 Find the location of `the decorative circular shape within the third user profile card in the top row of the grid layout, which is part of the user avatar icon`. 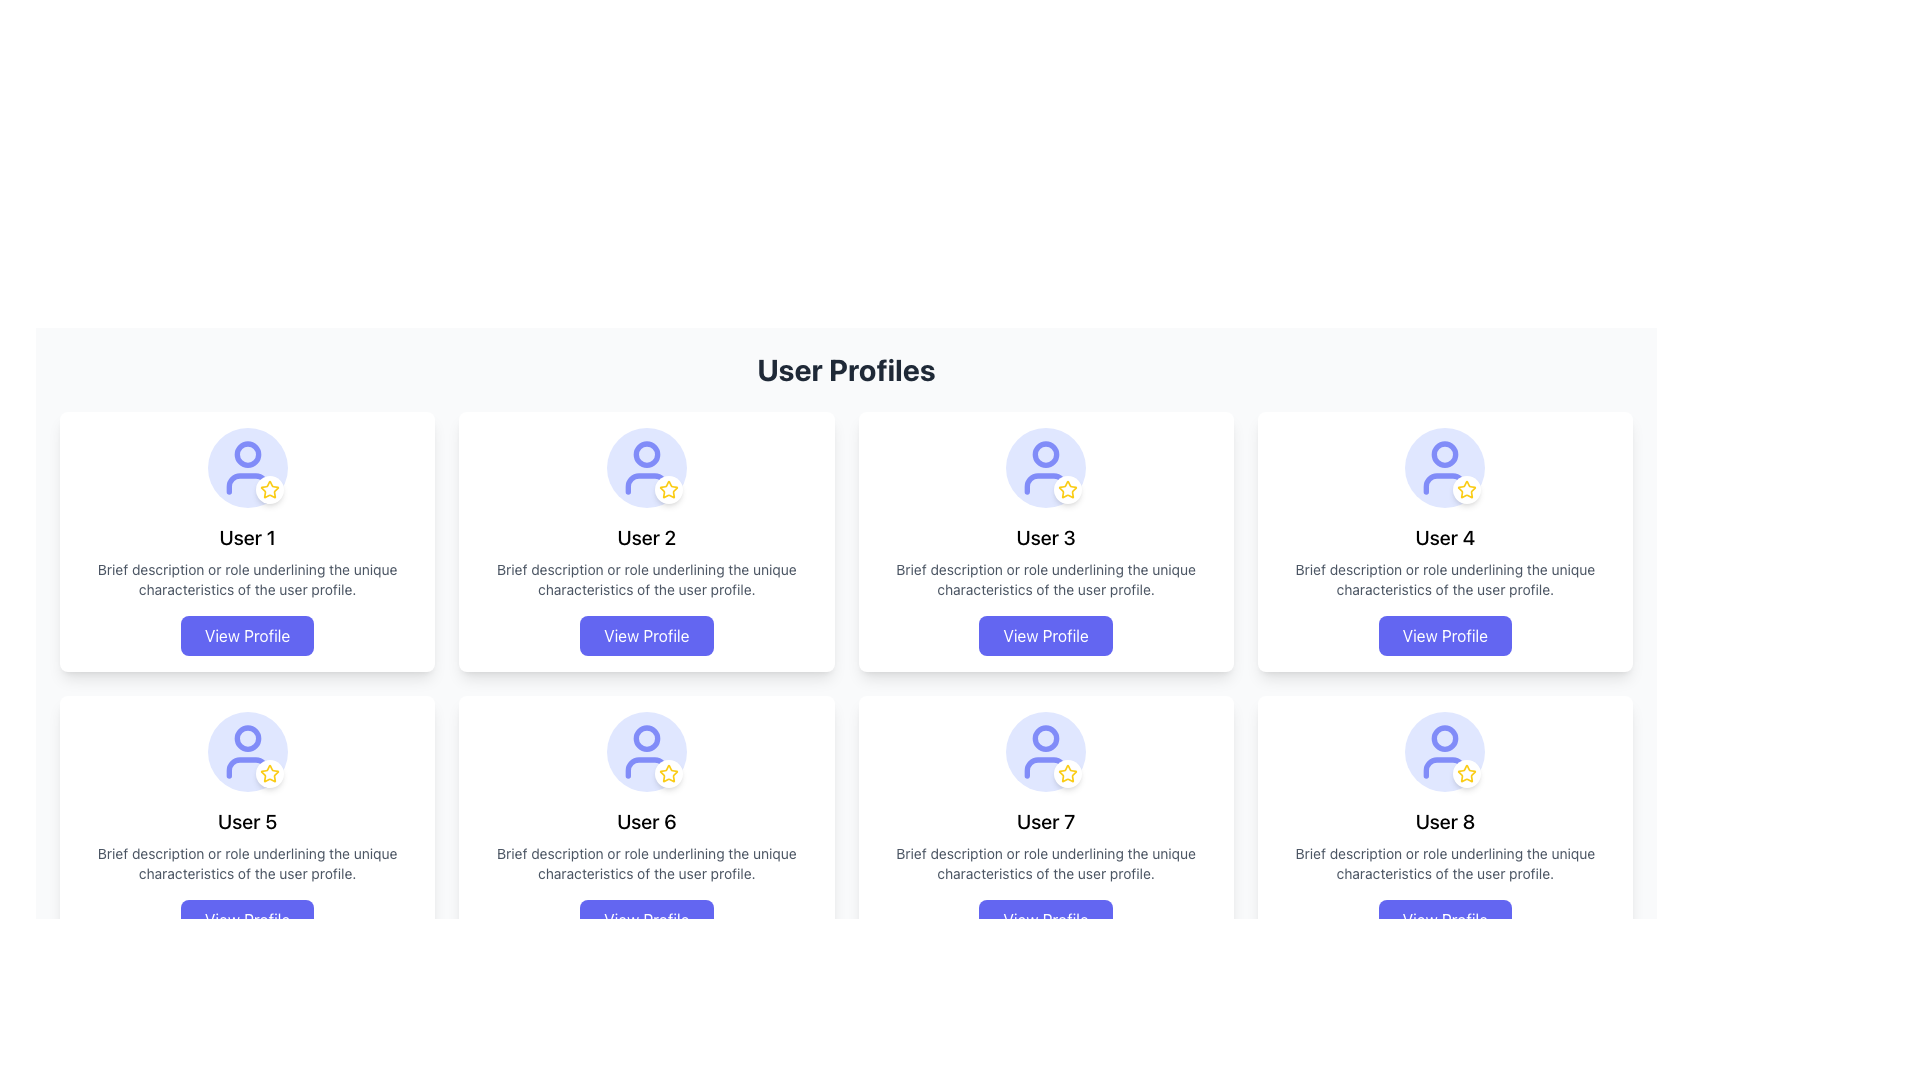

the decorative circular shape within the third user profile card in the top row of the grid layout, which is part of the user avatar icon is located at coordinates (1045, 454).